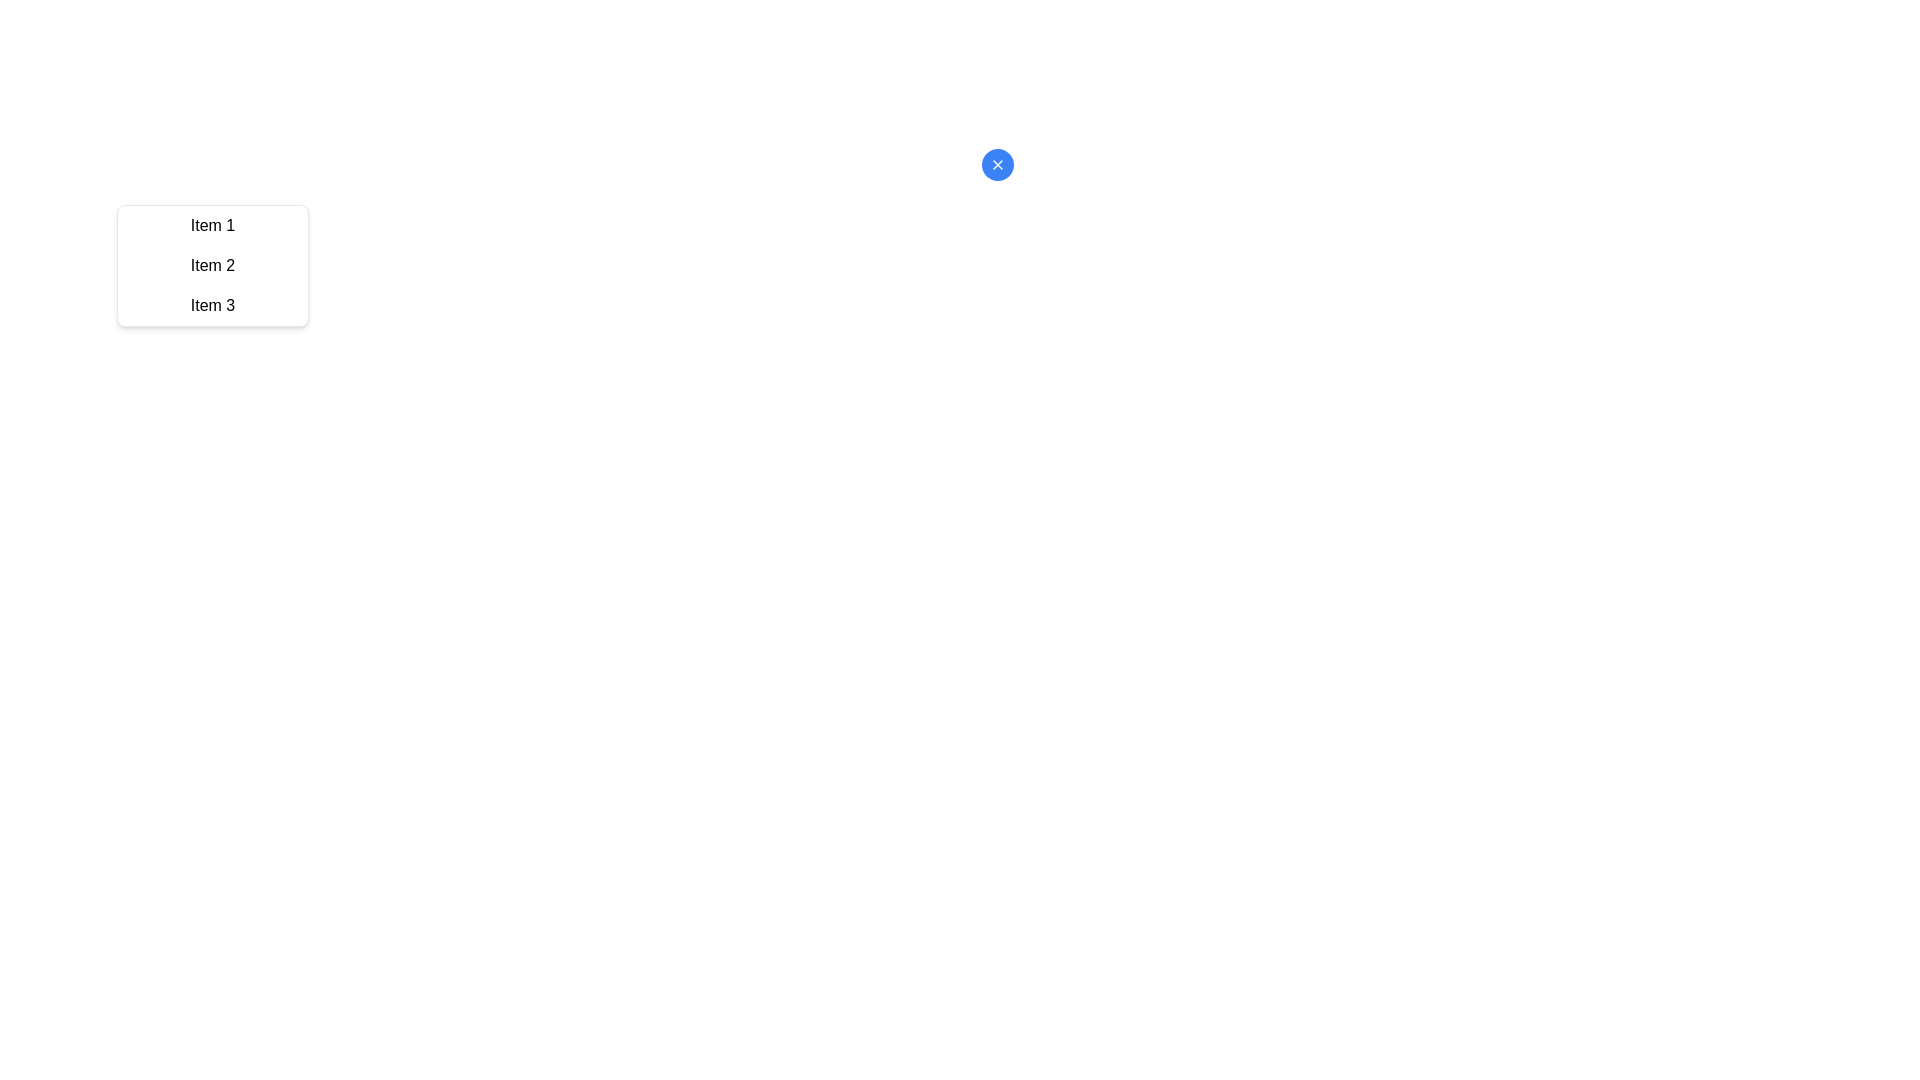 The image size is (1920, 1080). Describe the element at coordinates (997, 164) in the screenshot. I see `the circular blue button with a white 'X' icon at its center` at that location.